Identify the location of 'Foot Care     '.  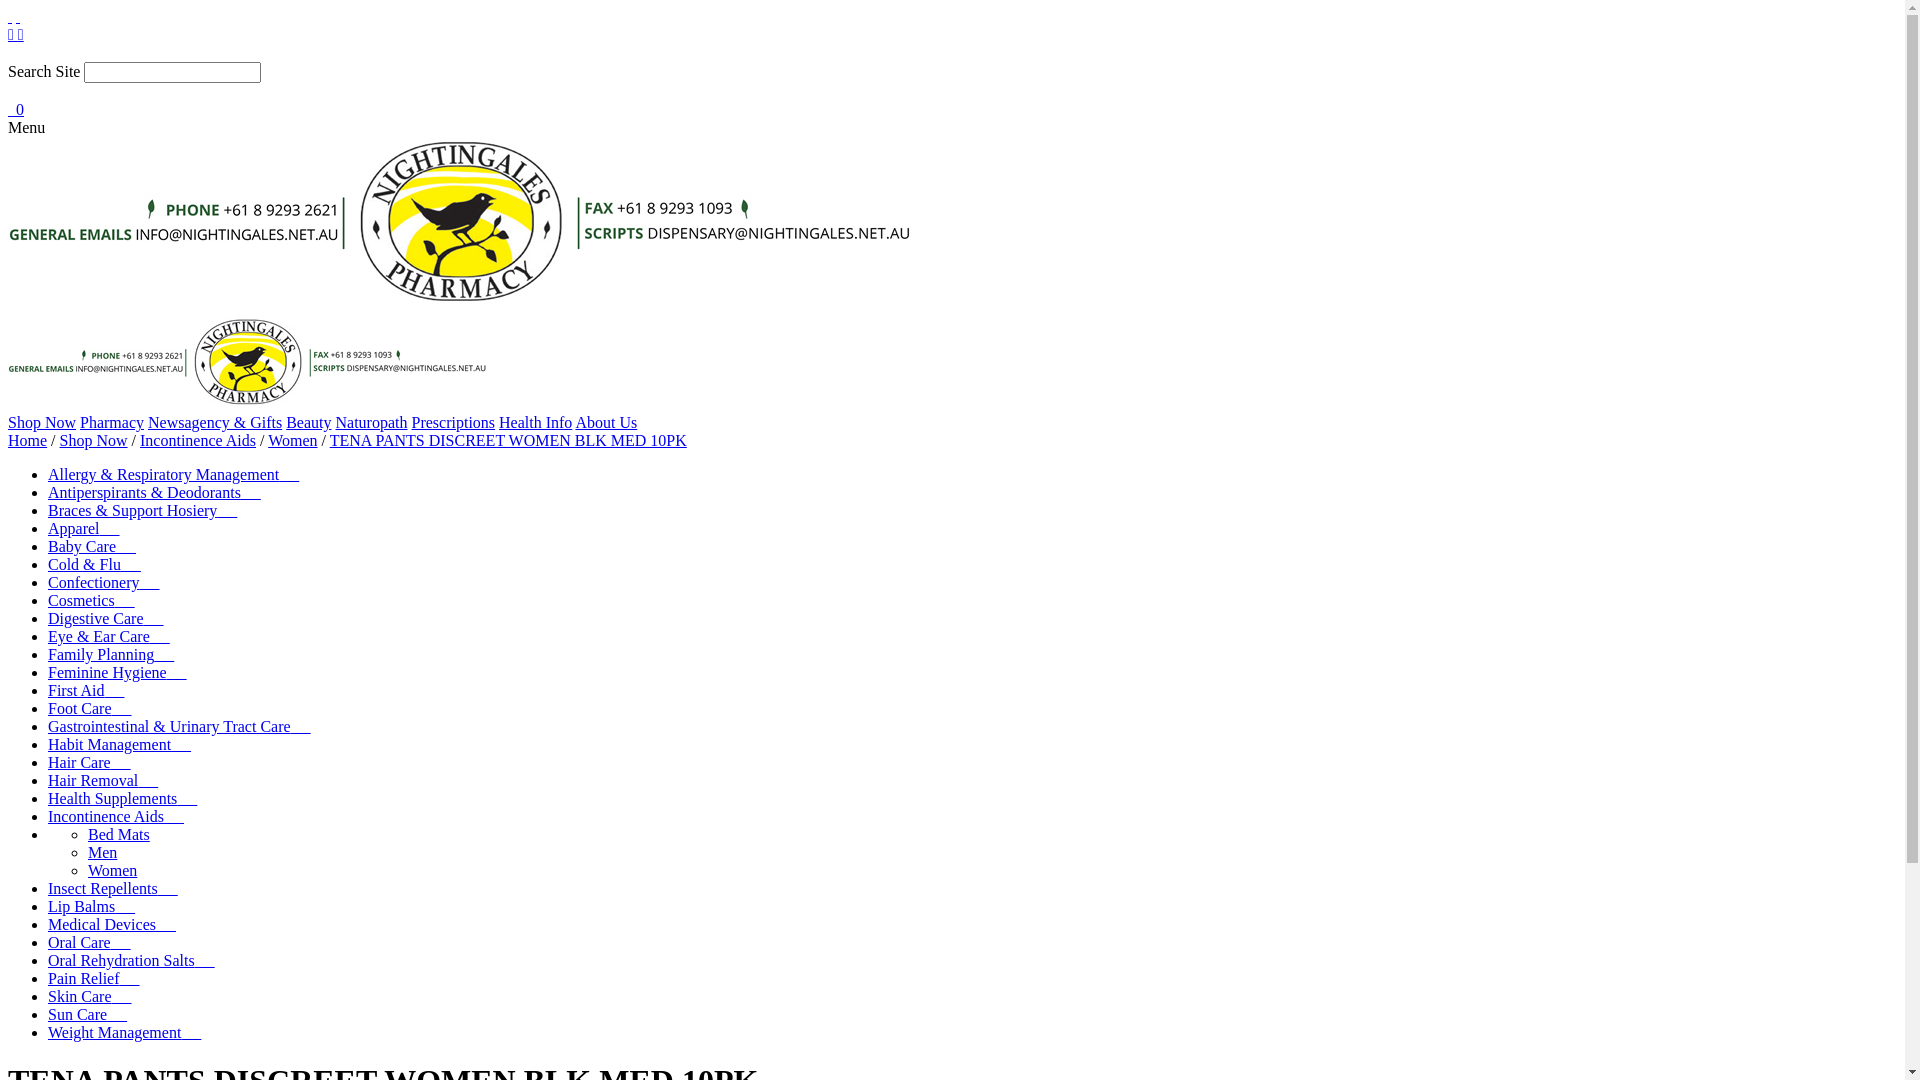
(89, 707).